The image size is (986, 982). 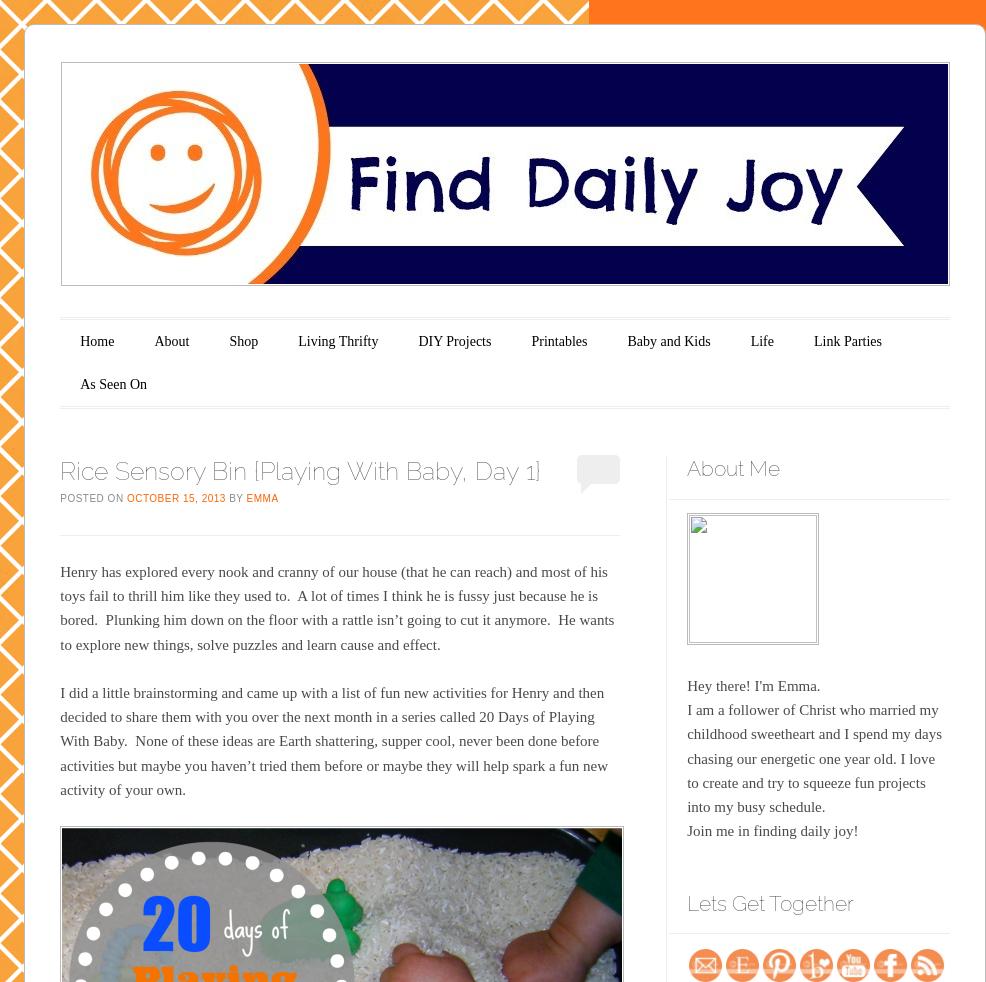 What do you see at coordinates (686, 902) in the screenshot?
I see `'Lets Get Together'` at bounding box center [686, 902].